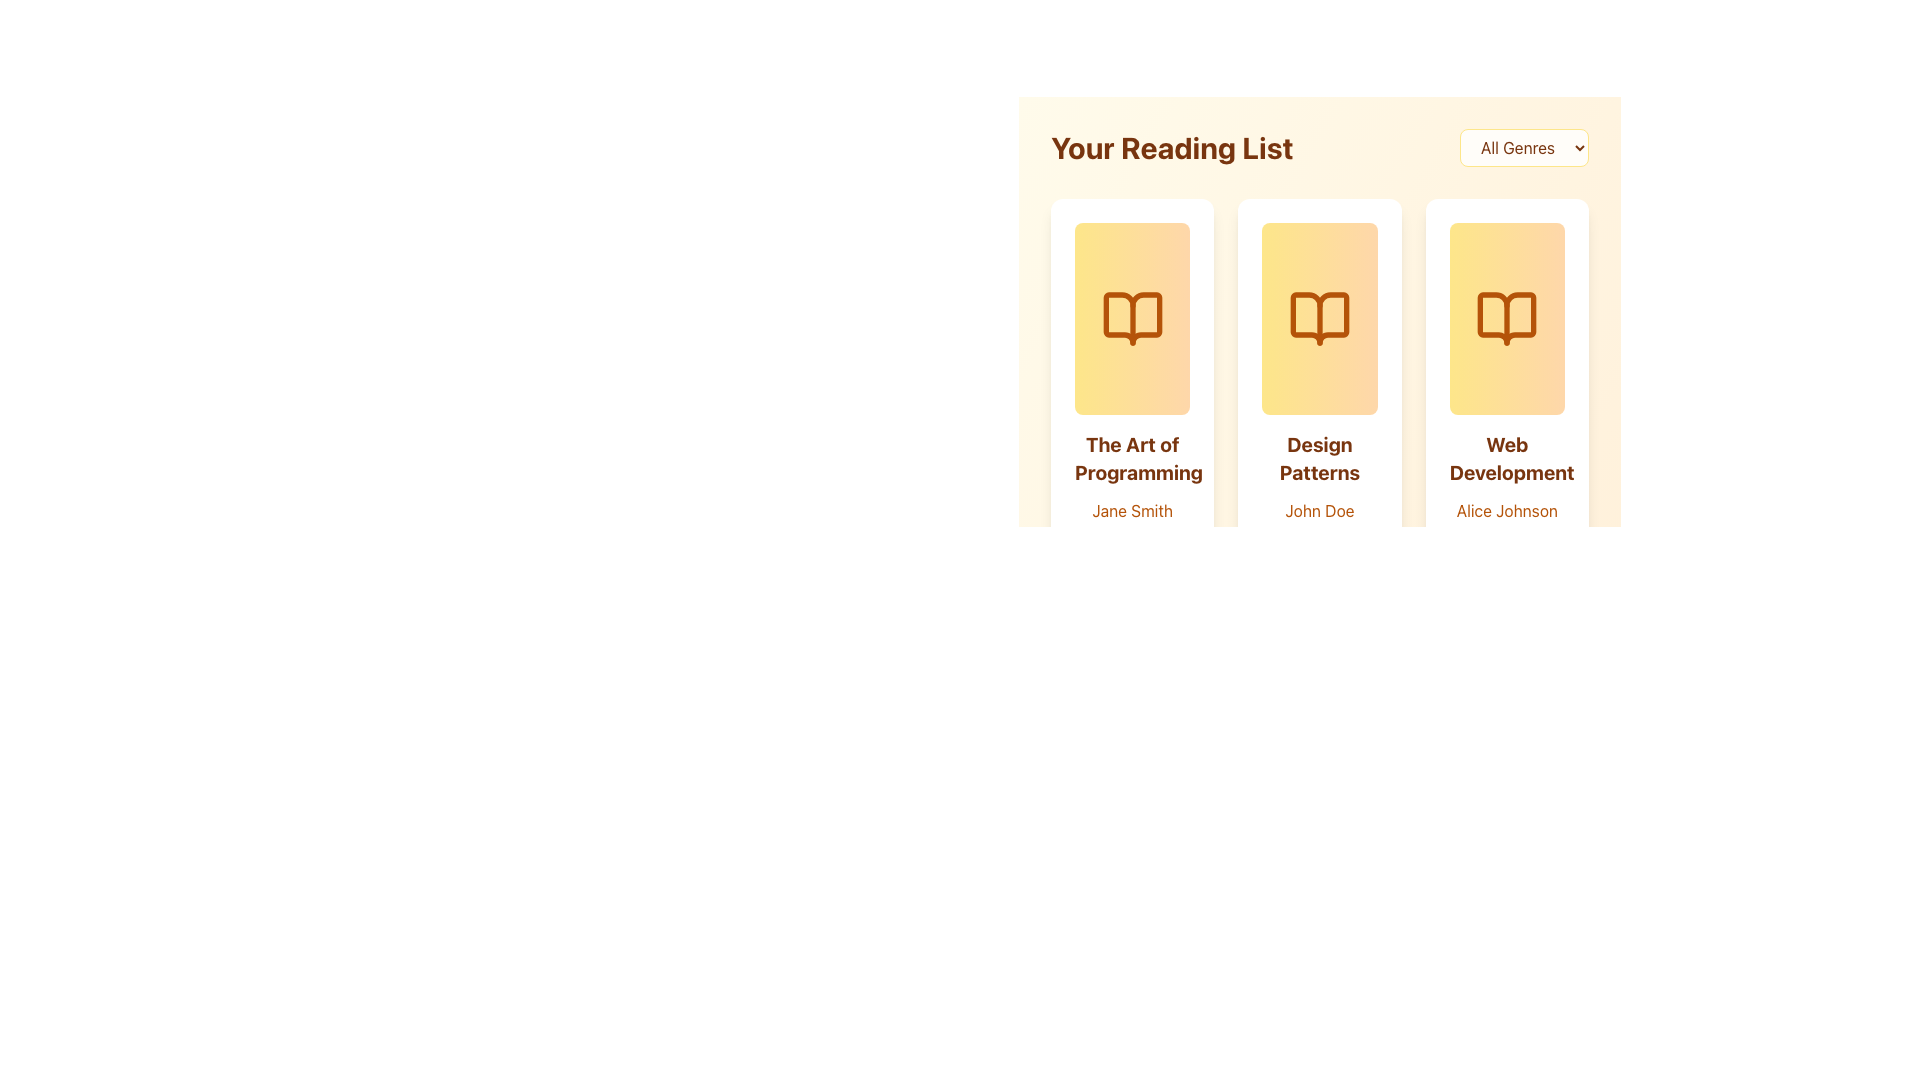  I want to click on the Text label representing the title 'Design Patterns' at the top of the second card in the 'Your Reading List' section, so click(1320, 459).